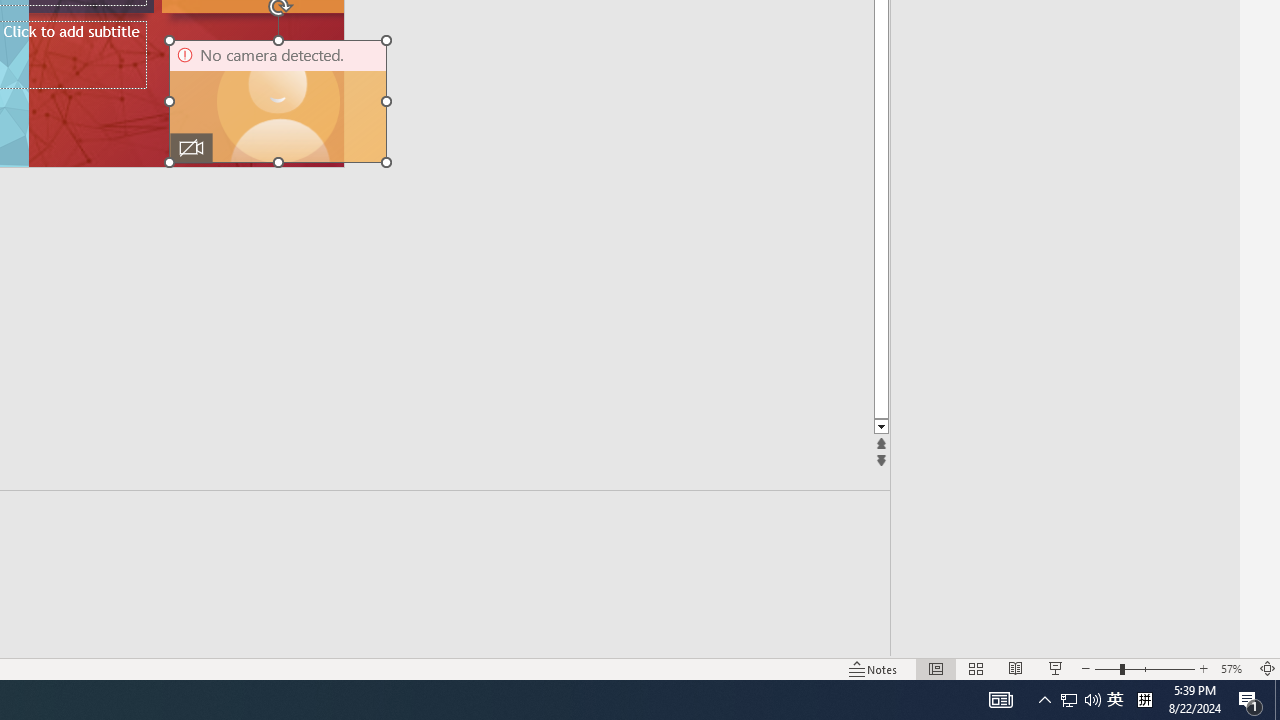 The height and width of the screenshot is (720, 1280). Describe the element at coordinates (874, 669) in the screenshot. I see `'Notes '` at that location.